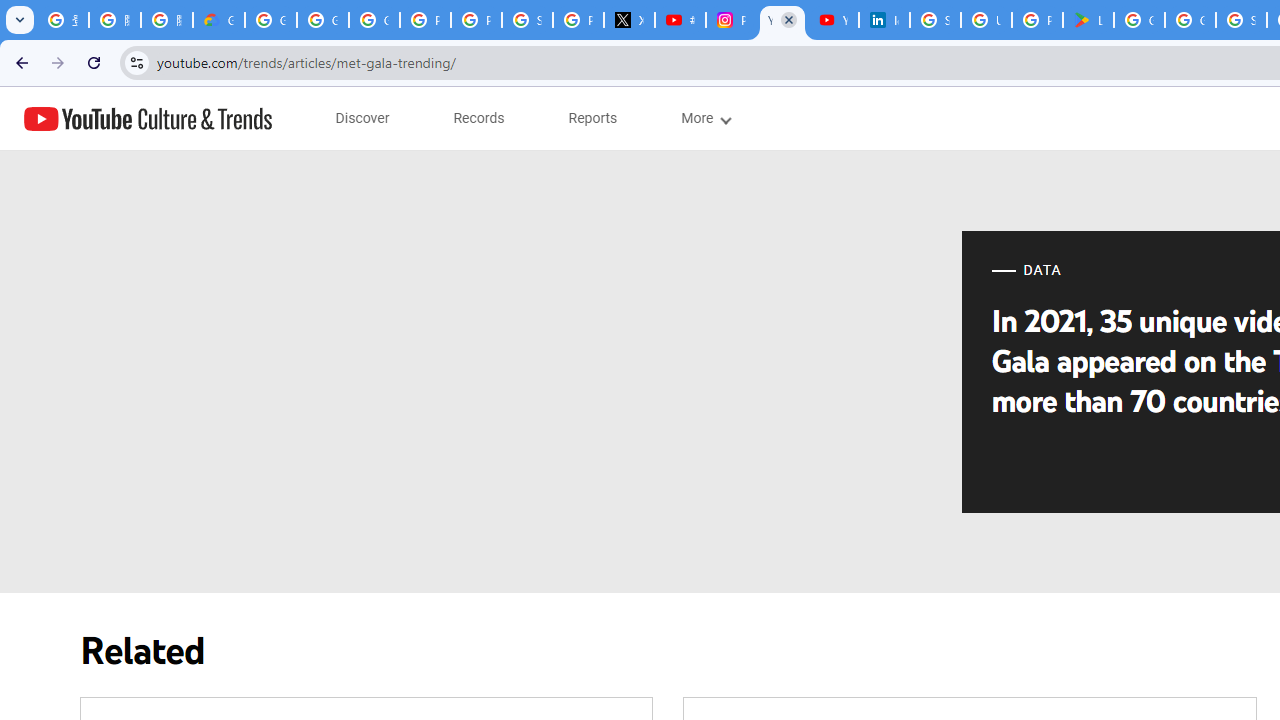 The width and height of the screenshot is (1280, 720). Describe the element at coordinates (1087, 20) in the screenshot. I see `'Last Shelter: Survival - Apps on Google Play'` at that location.